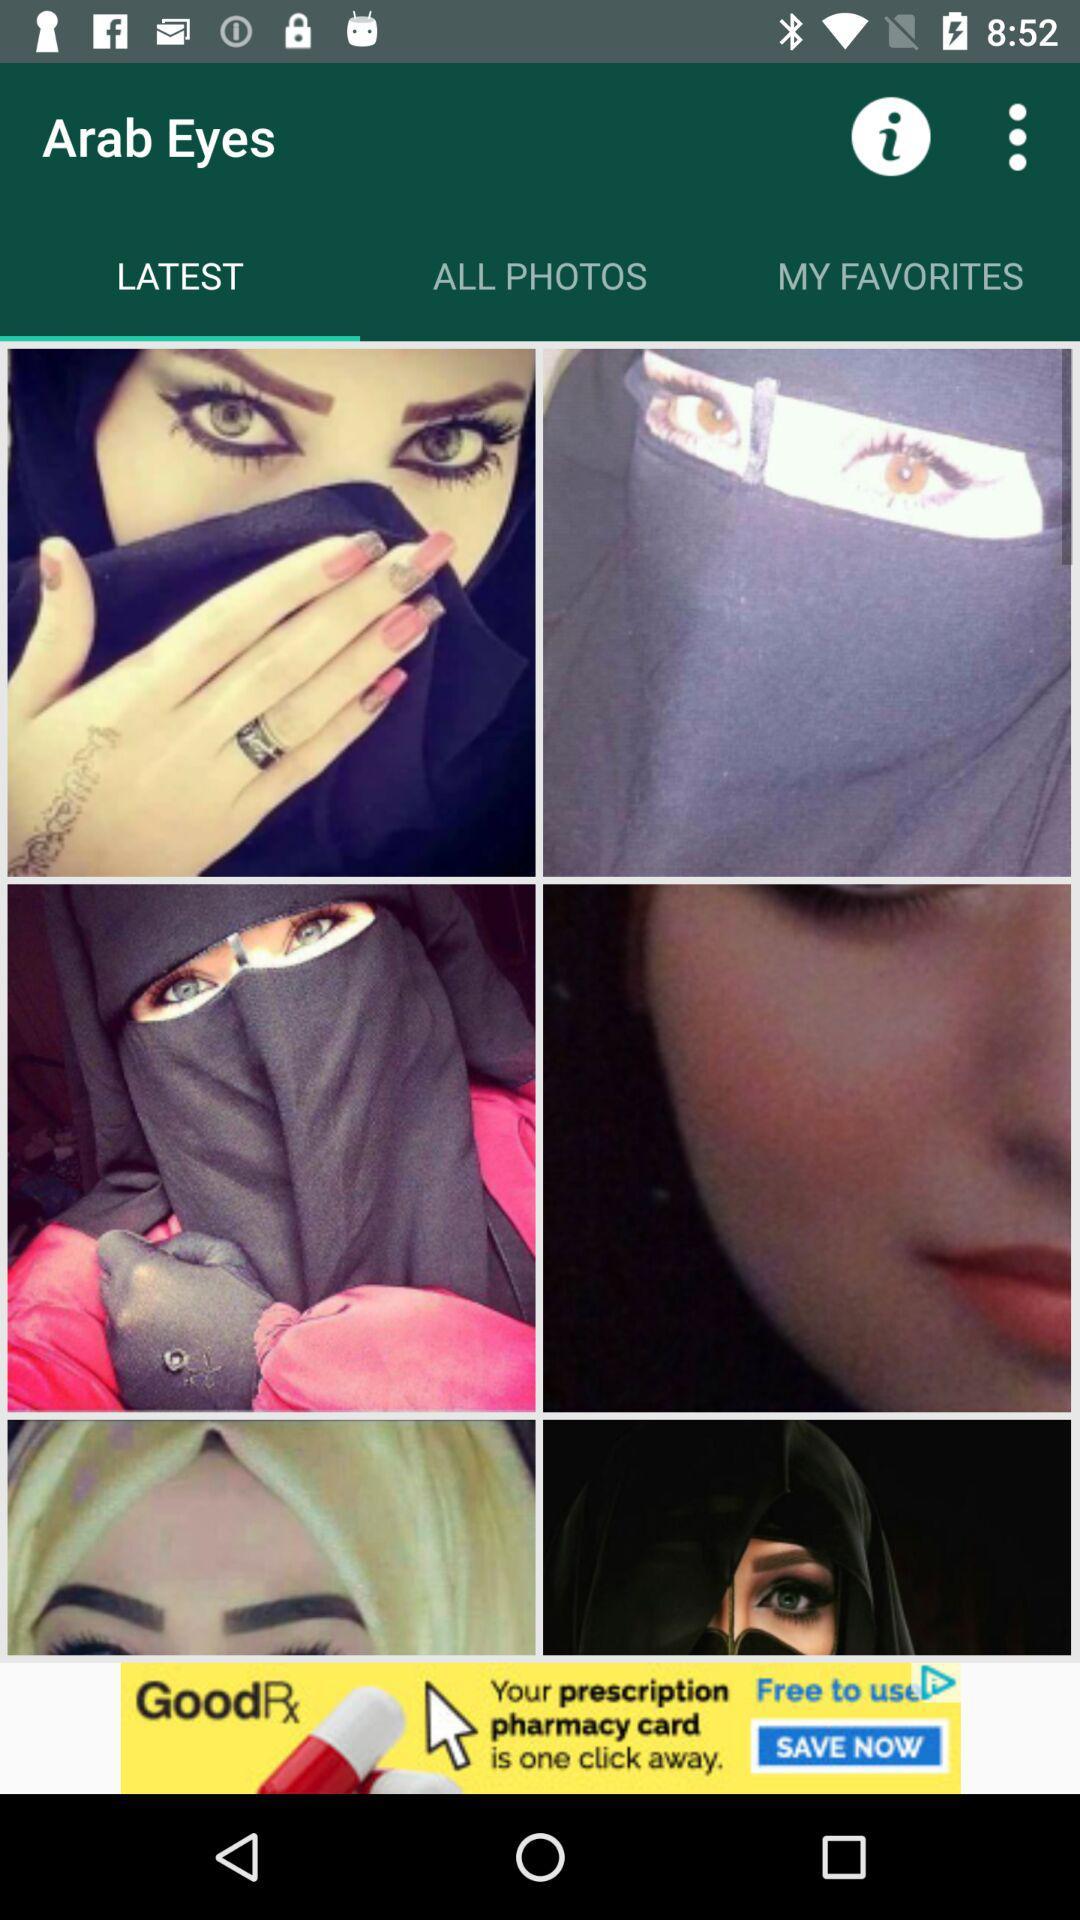 The height and width of the screenshot is (1920, 1080). What do you see at coordinates (1017, 135) in the screenshot?
I see `to see other options` at bounding box center [1017, 135].